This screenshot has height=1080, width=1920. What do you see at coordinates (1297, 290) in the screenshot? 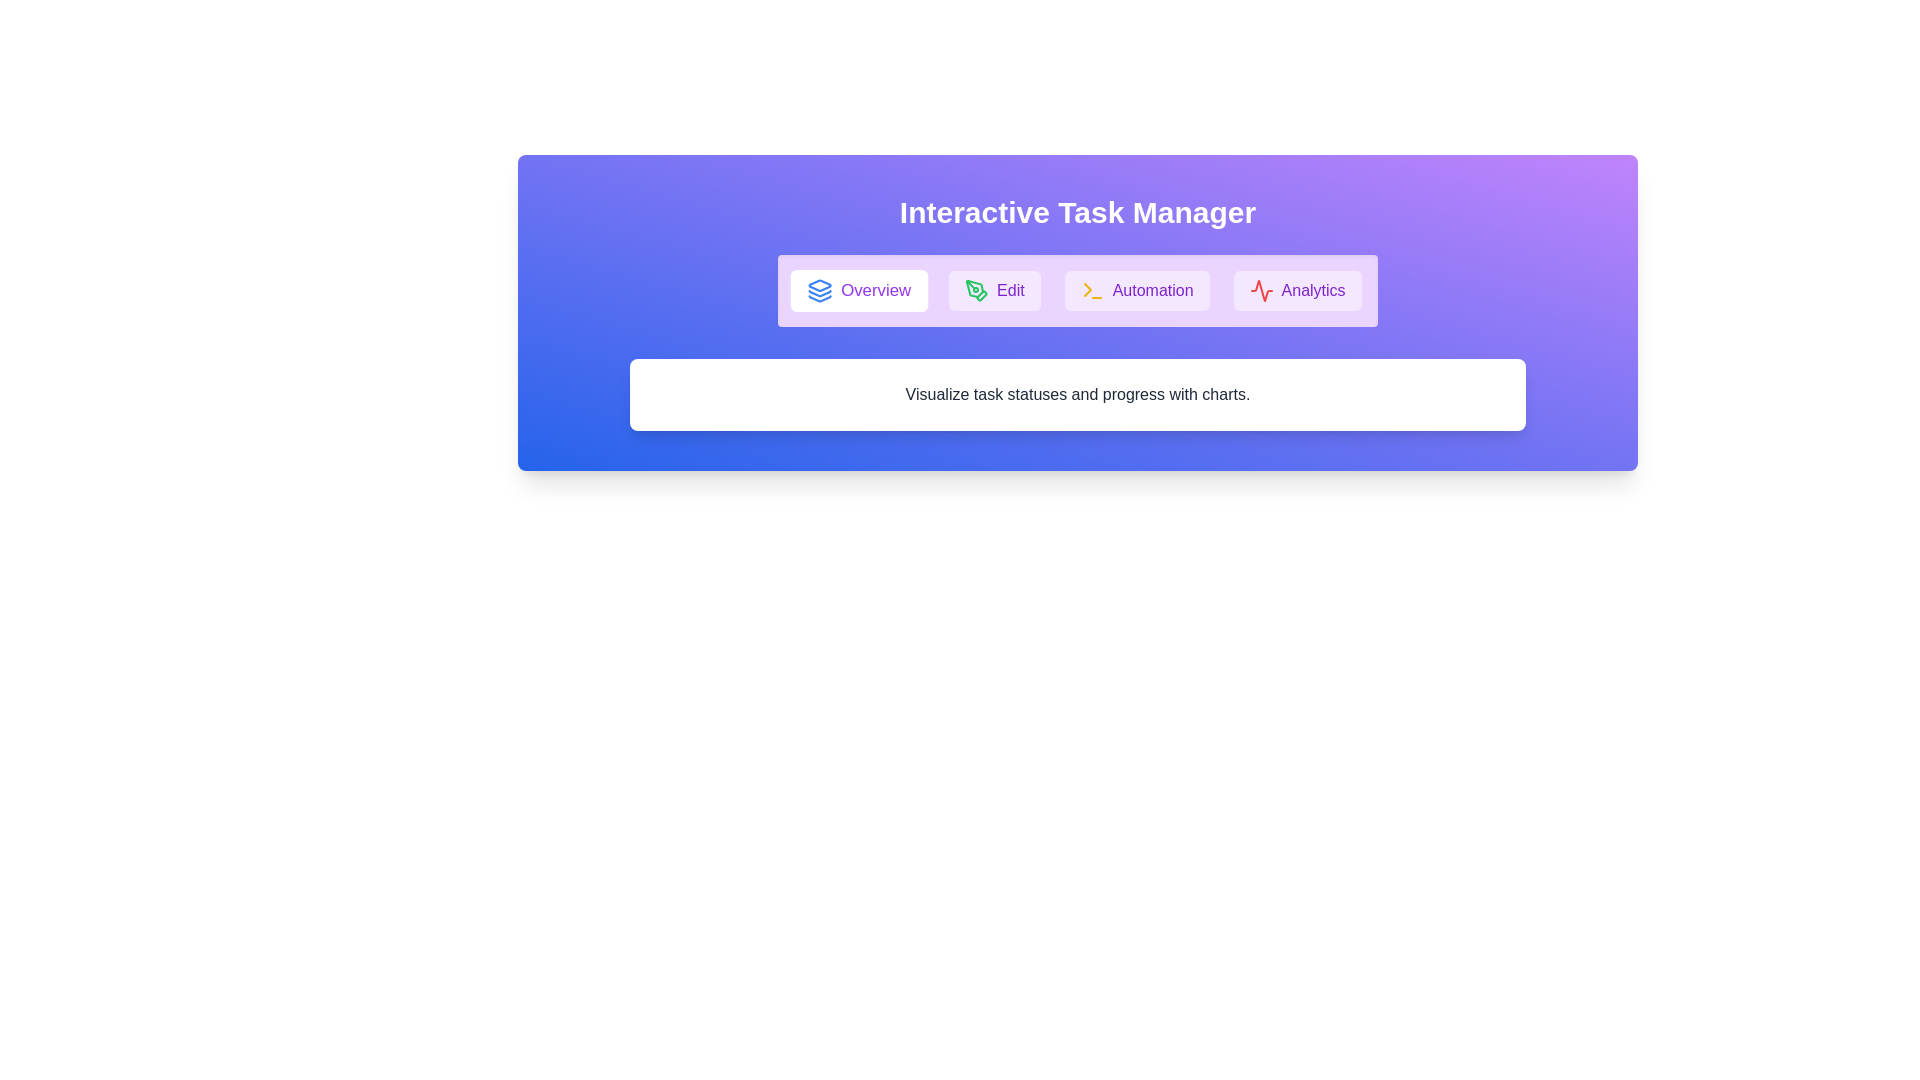
I see `the tab button labeled Analytics` at bounding box center [1297, 290].